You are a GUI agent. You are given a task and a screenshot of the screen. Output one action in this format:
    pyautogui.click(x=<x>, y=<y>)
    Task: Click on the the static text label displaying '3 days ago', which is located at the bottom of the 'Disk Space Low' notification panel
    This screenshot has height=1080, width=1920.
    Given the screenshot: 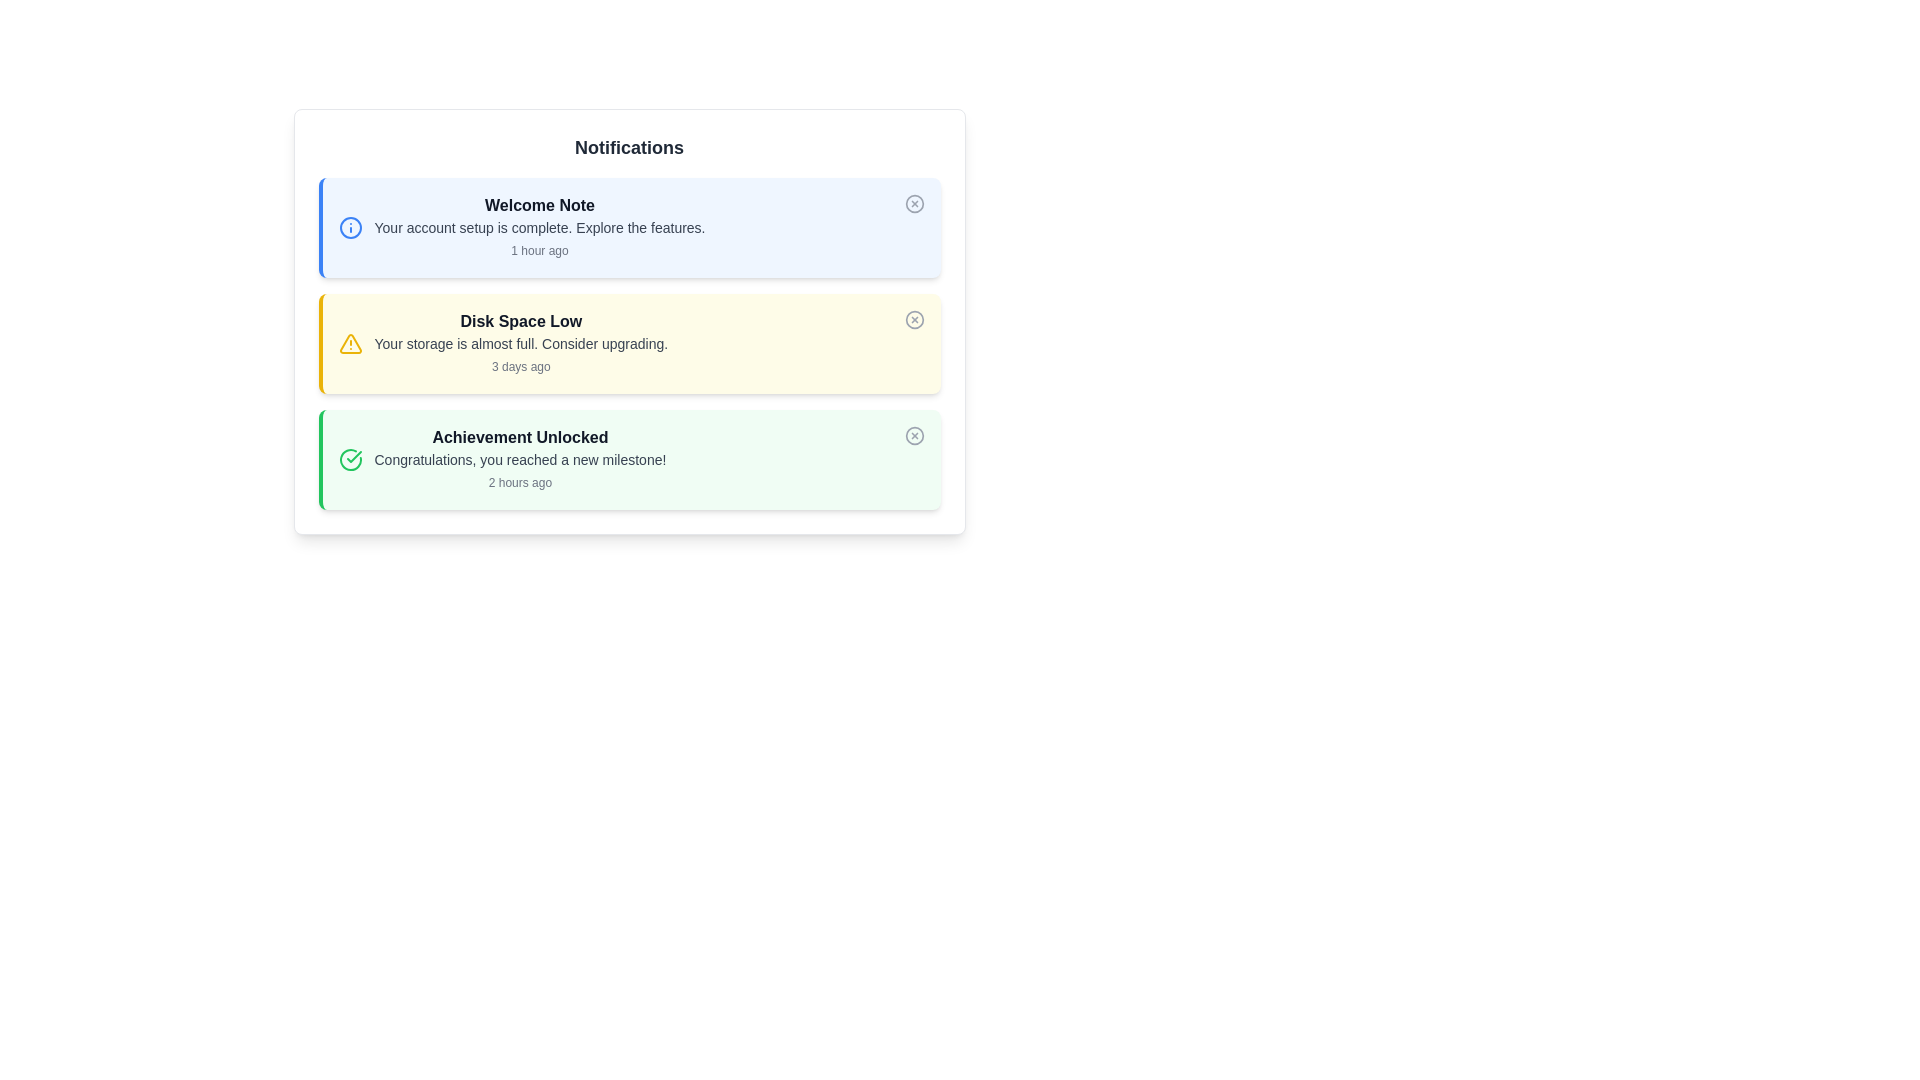 What is the action you would take?
    pyautogui.click(x=521, y=366)
    